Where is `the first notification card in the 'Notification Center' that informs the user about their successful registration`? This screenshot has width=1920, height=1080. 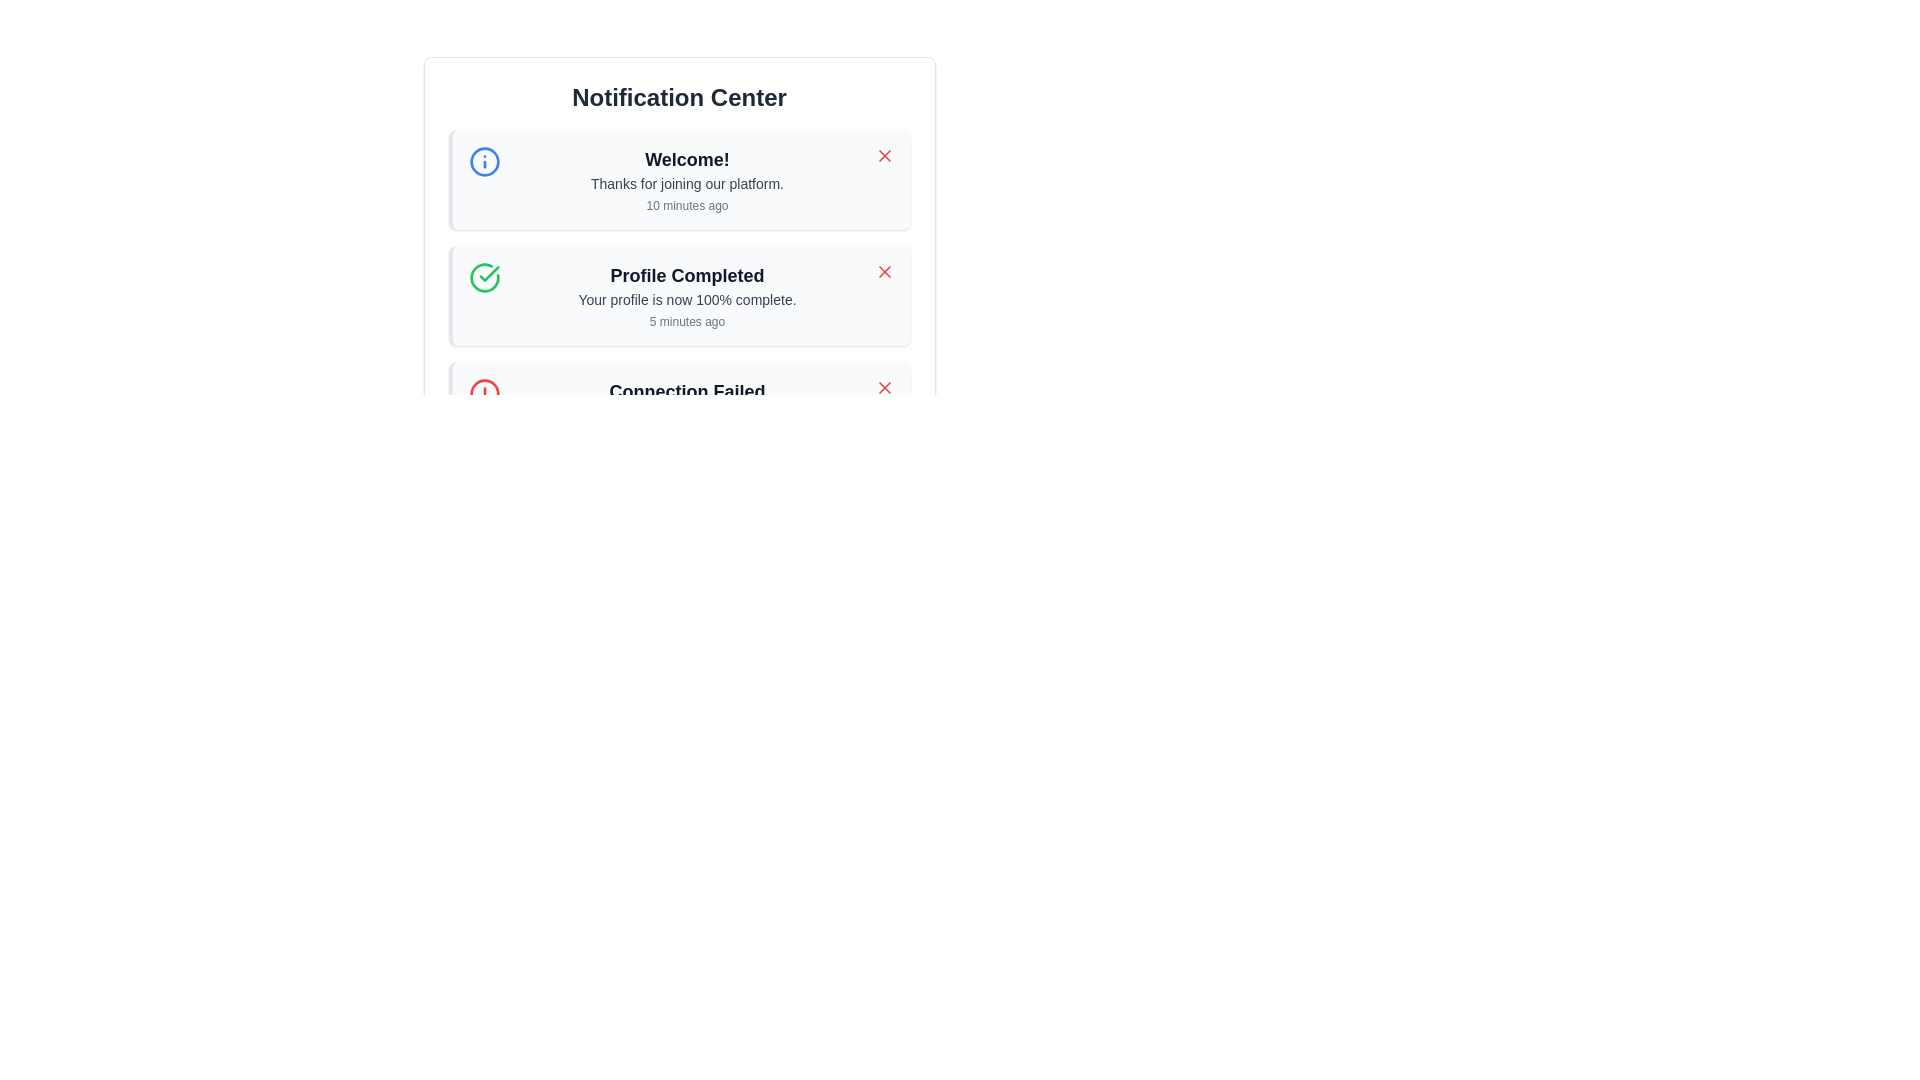 the first notification card in the 'Notification Center' that informs the user about their successful registration is located at coordinates (679, 197).